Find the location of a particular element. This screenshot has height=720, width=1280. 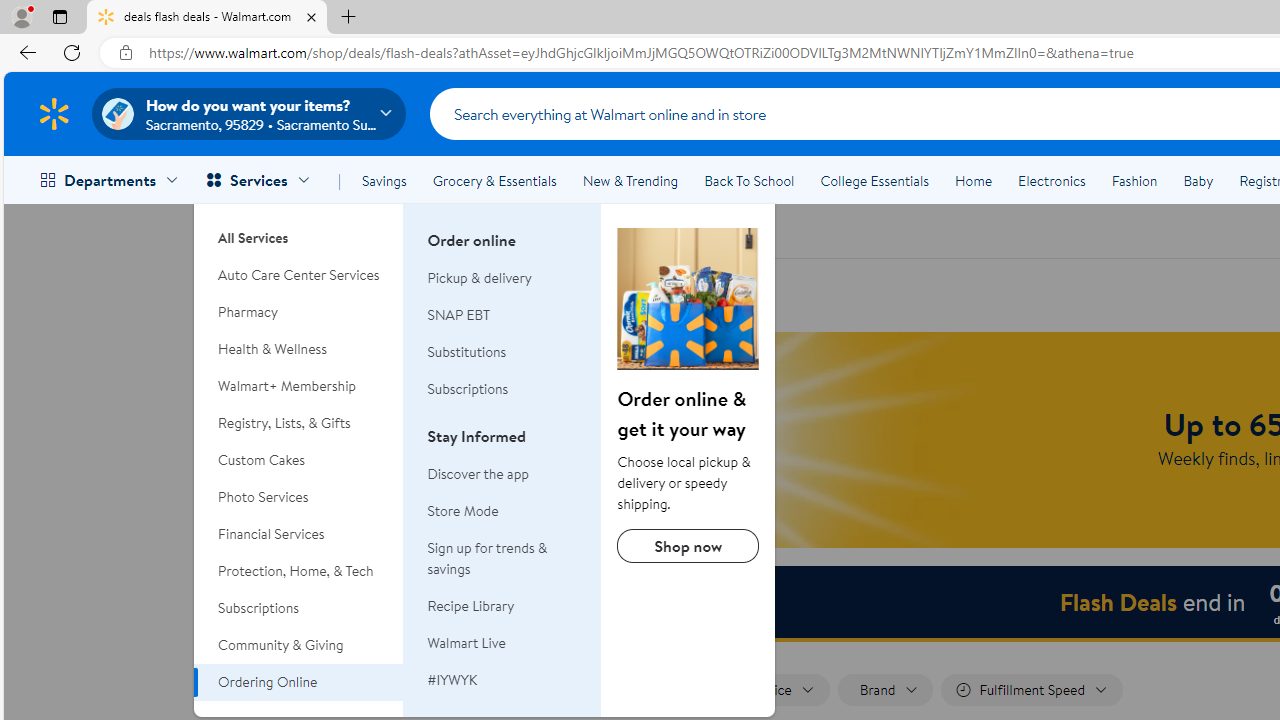

'Custom Cakes' is located at coordinates (298, 460).